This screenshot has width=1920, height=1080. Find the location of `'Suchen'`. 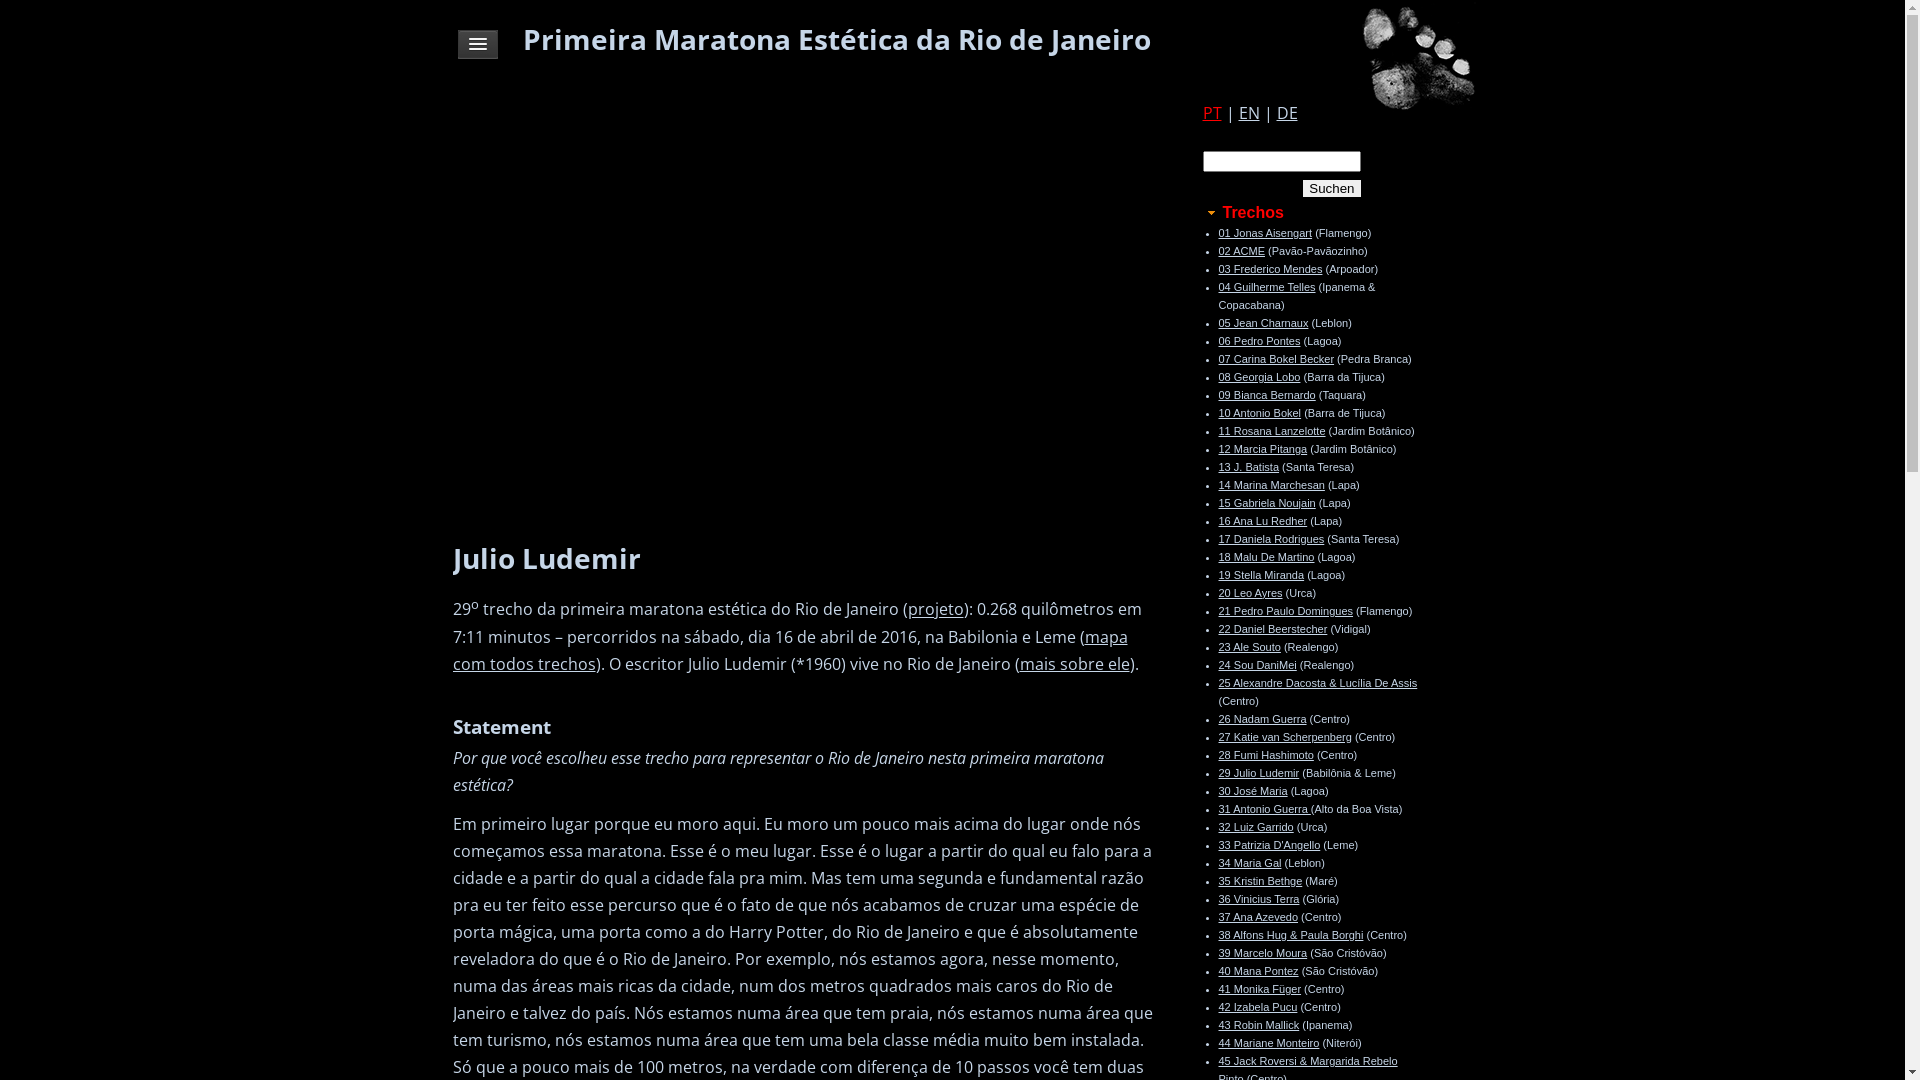

'Suchen' is located at coordinates (1331, 188).